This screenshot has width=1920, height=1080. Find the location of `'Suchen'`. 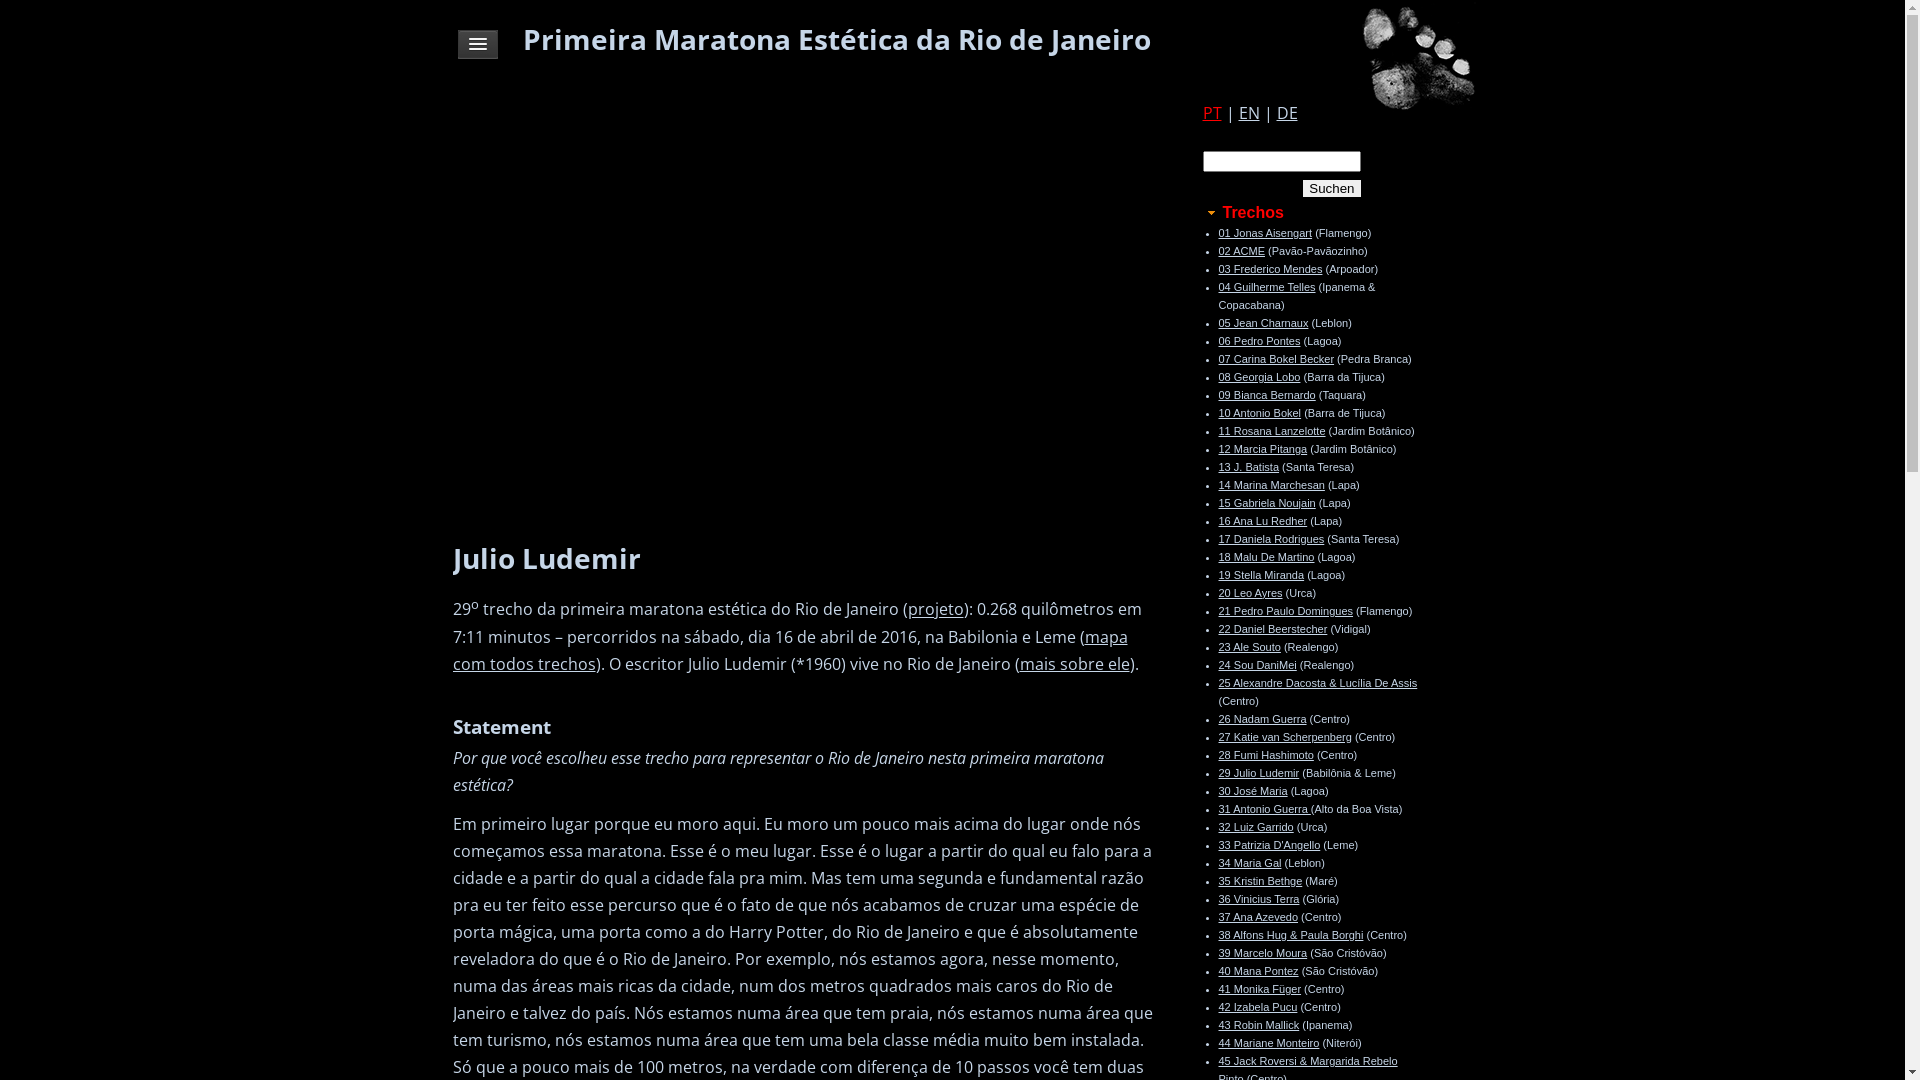

'Suchen' is located at coordinates (1331, 188).